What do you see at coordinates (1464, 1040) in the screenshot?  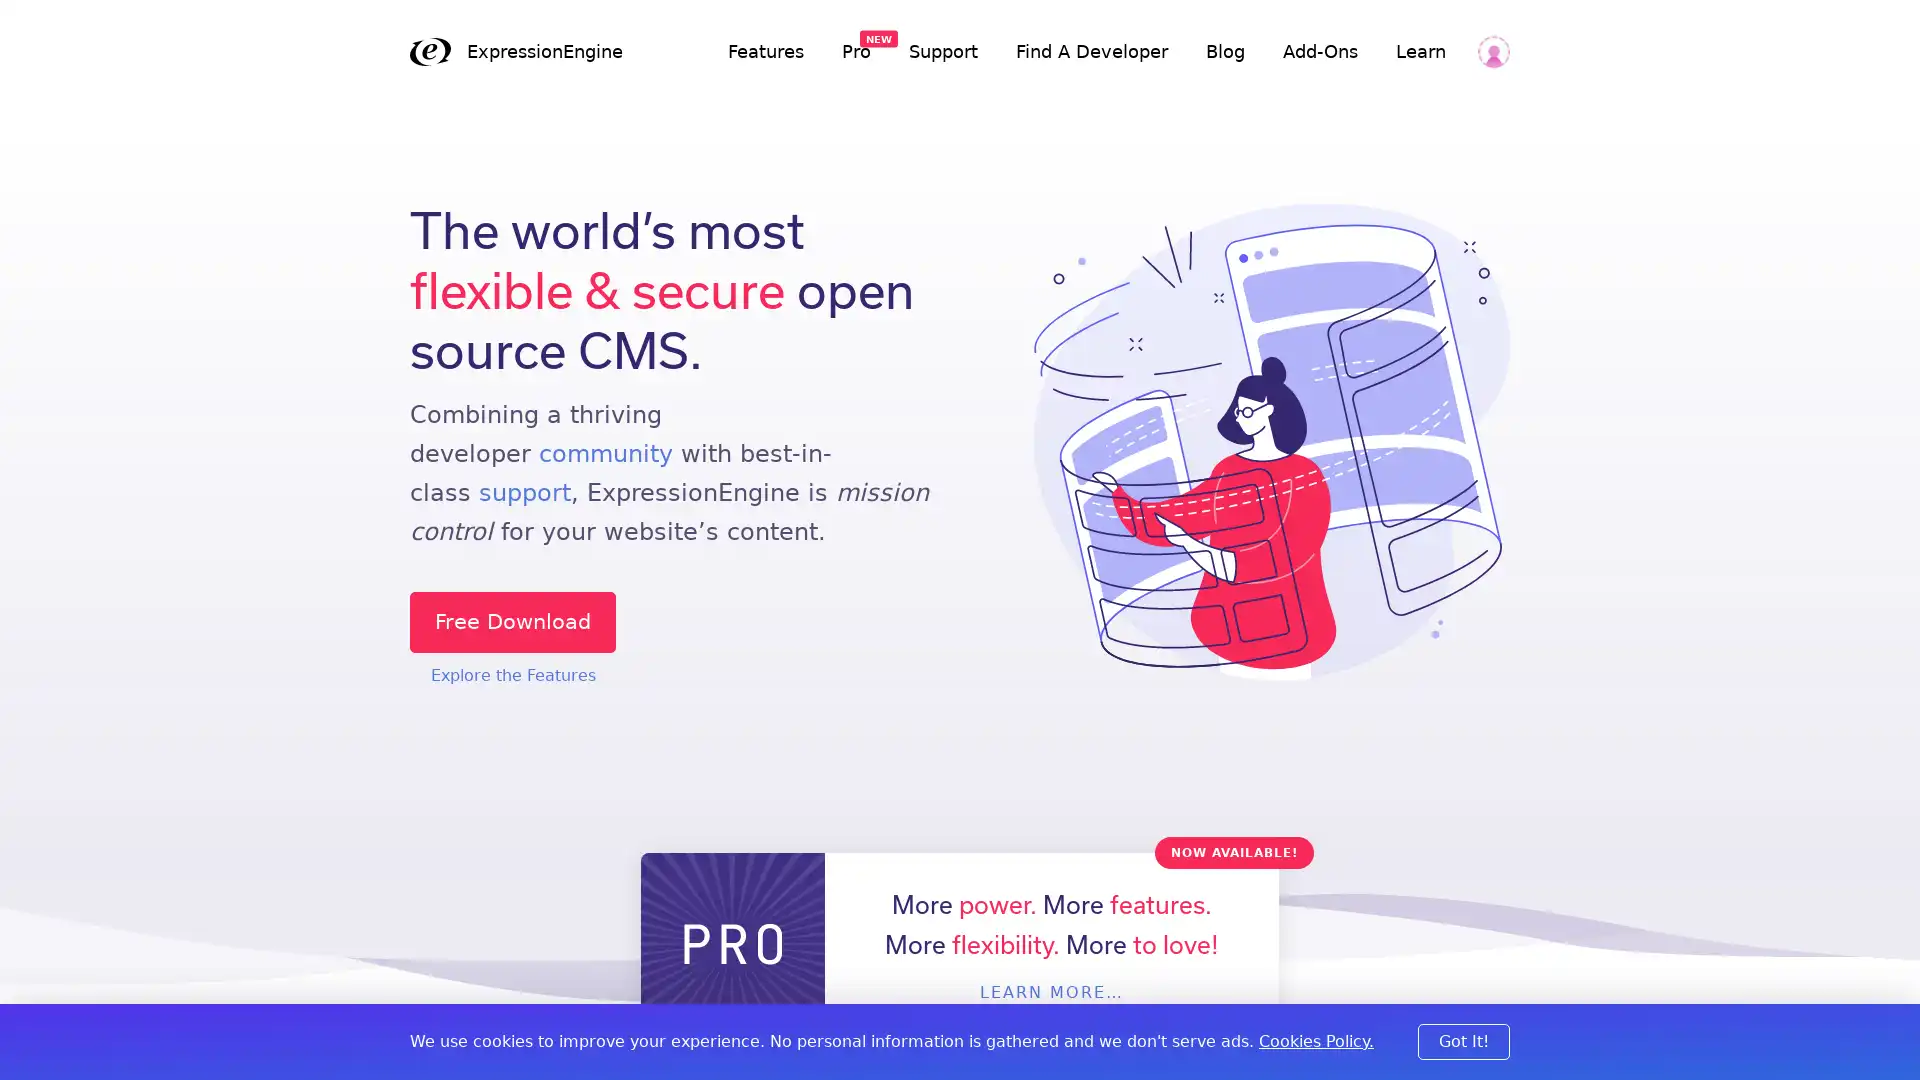 I see `Got It!` at bounding box center [1464, 1040].